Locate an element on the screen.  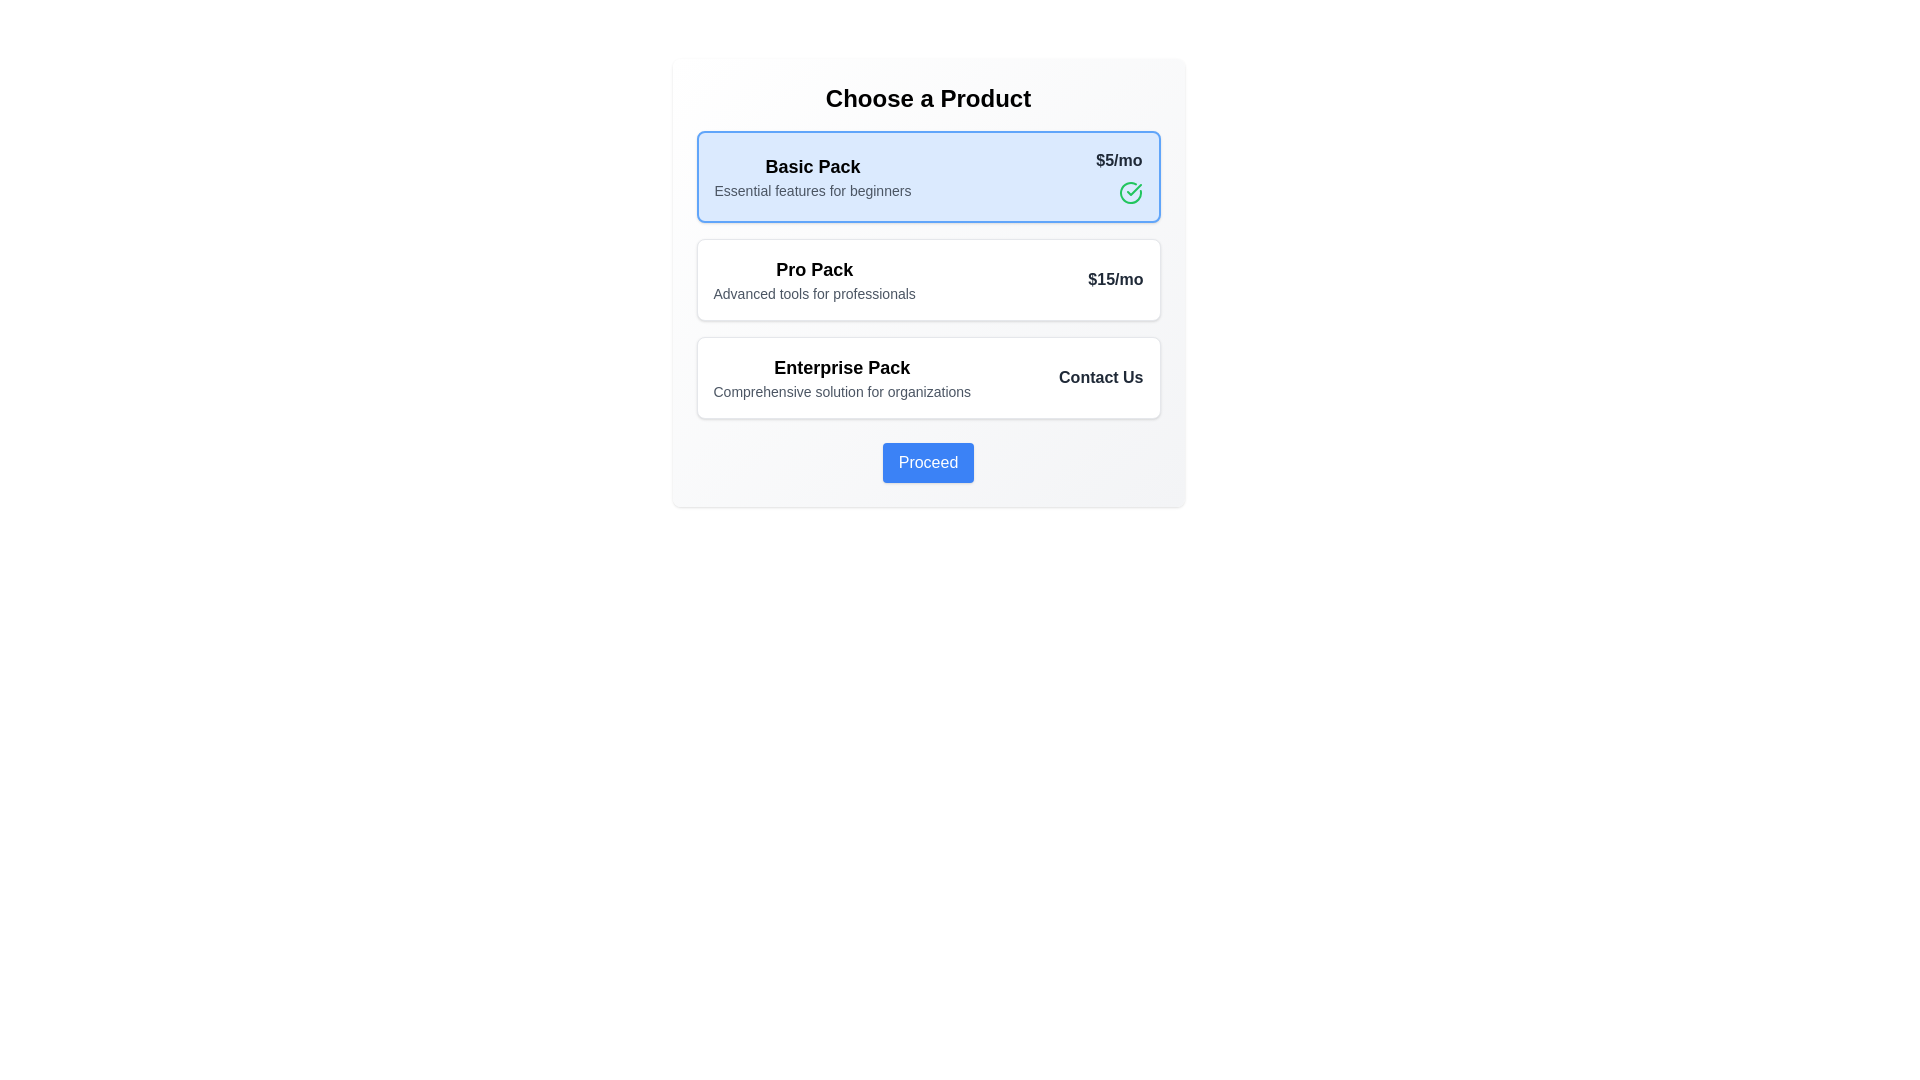
the description text label for the 'Pro Pack' product option, which is positioned directly beneath the bold 'Pro Pack' label in the second product option box is located at coordinates (814, 293).